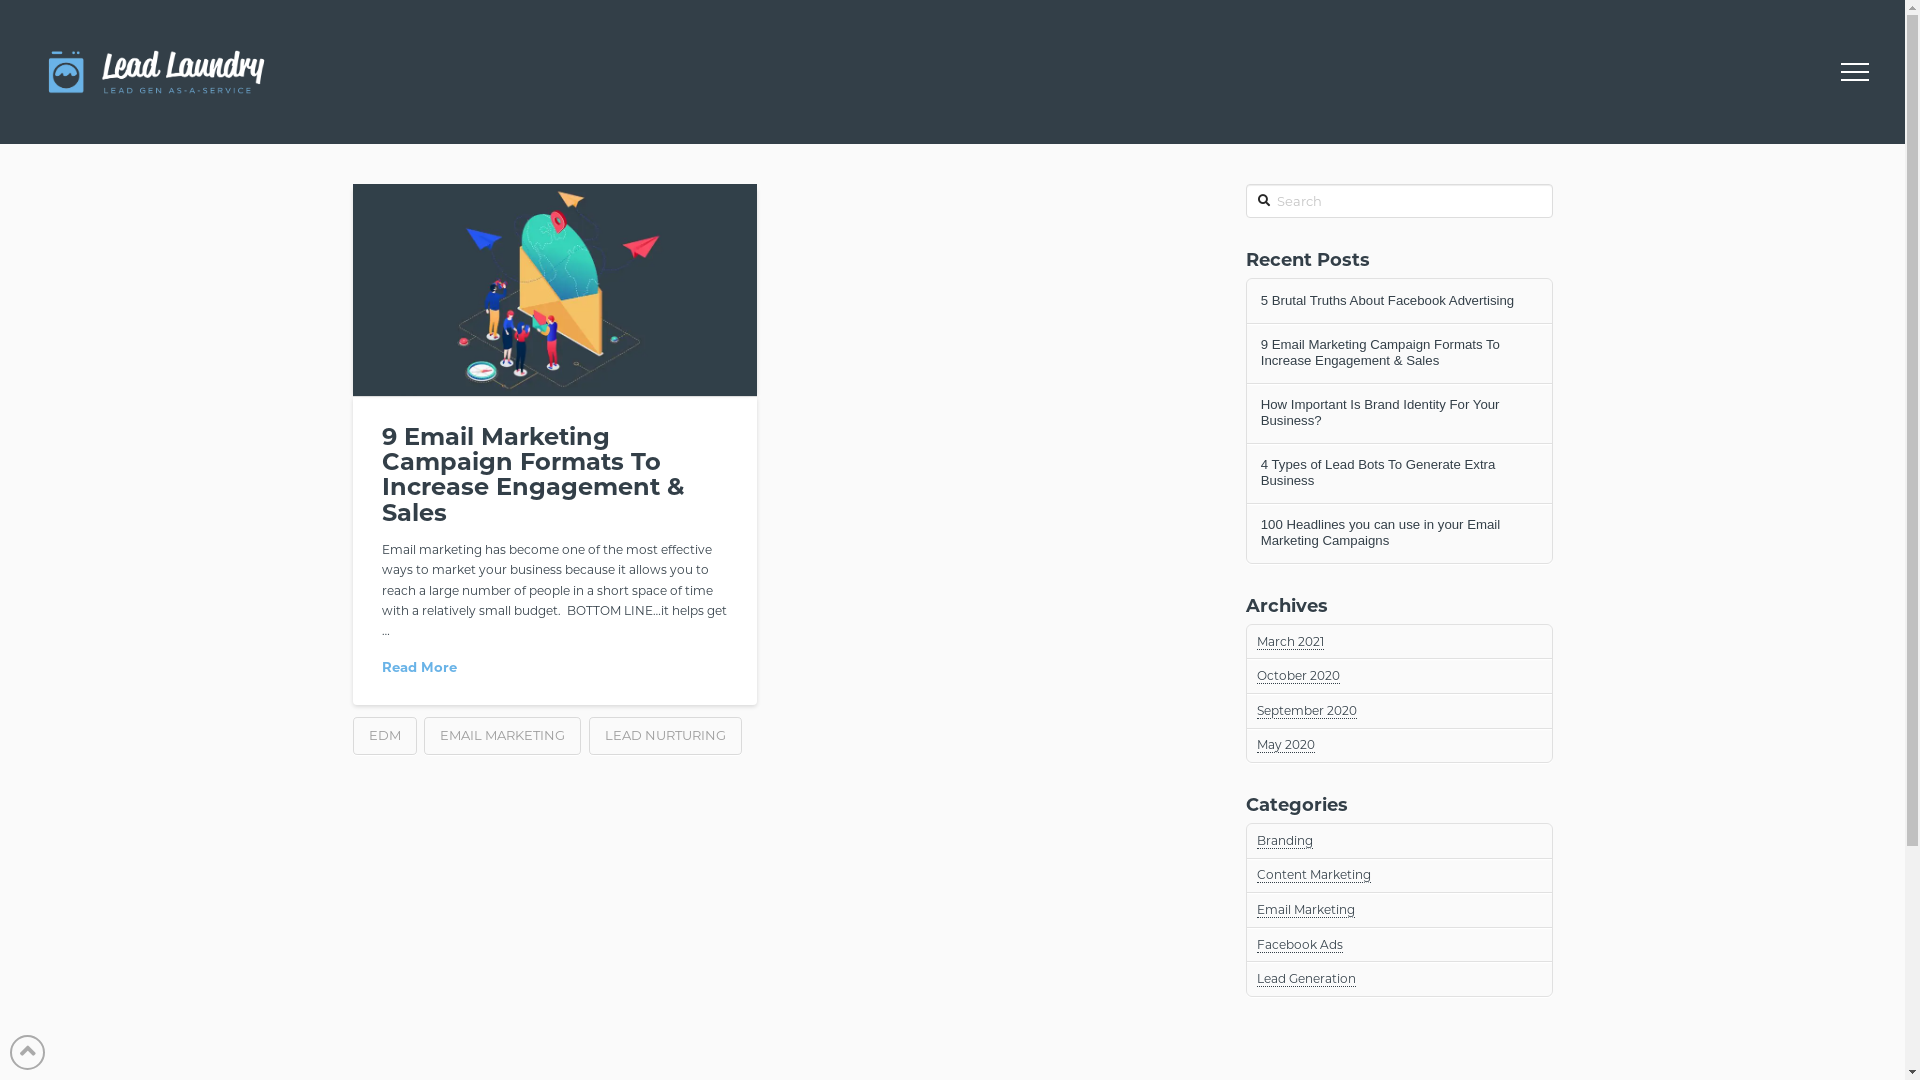 This screenshot has width=1920, height=1080. Describe the element at coordinates (1260, 300) in the screenshot. I see `'5 Brutal Truths About Facebook Advertising'` at that location.